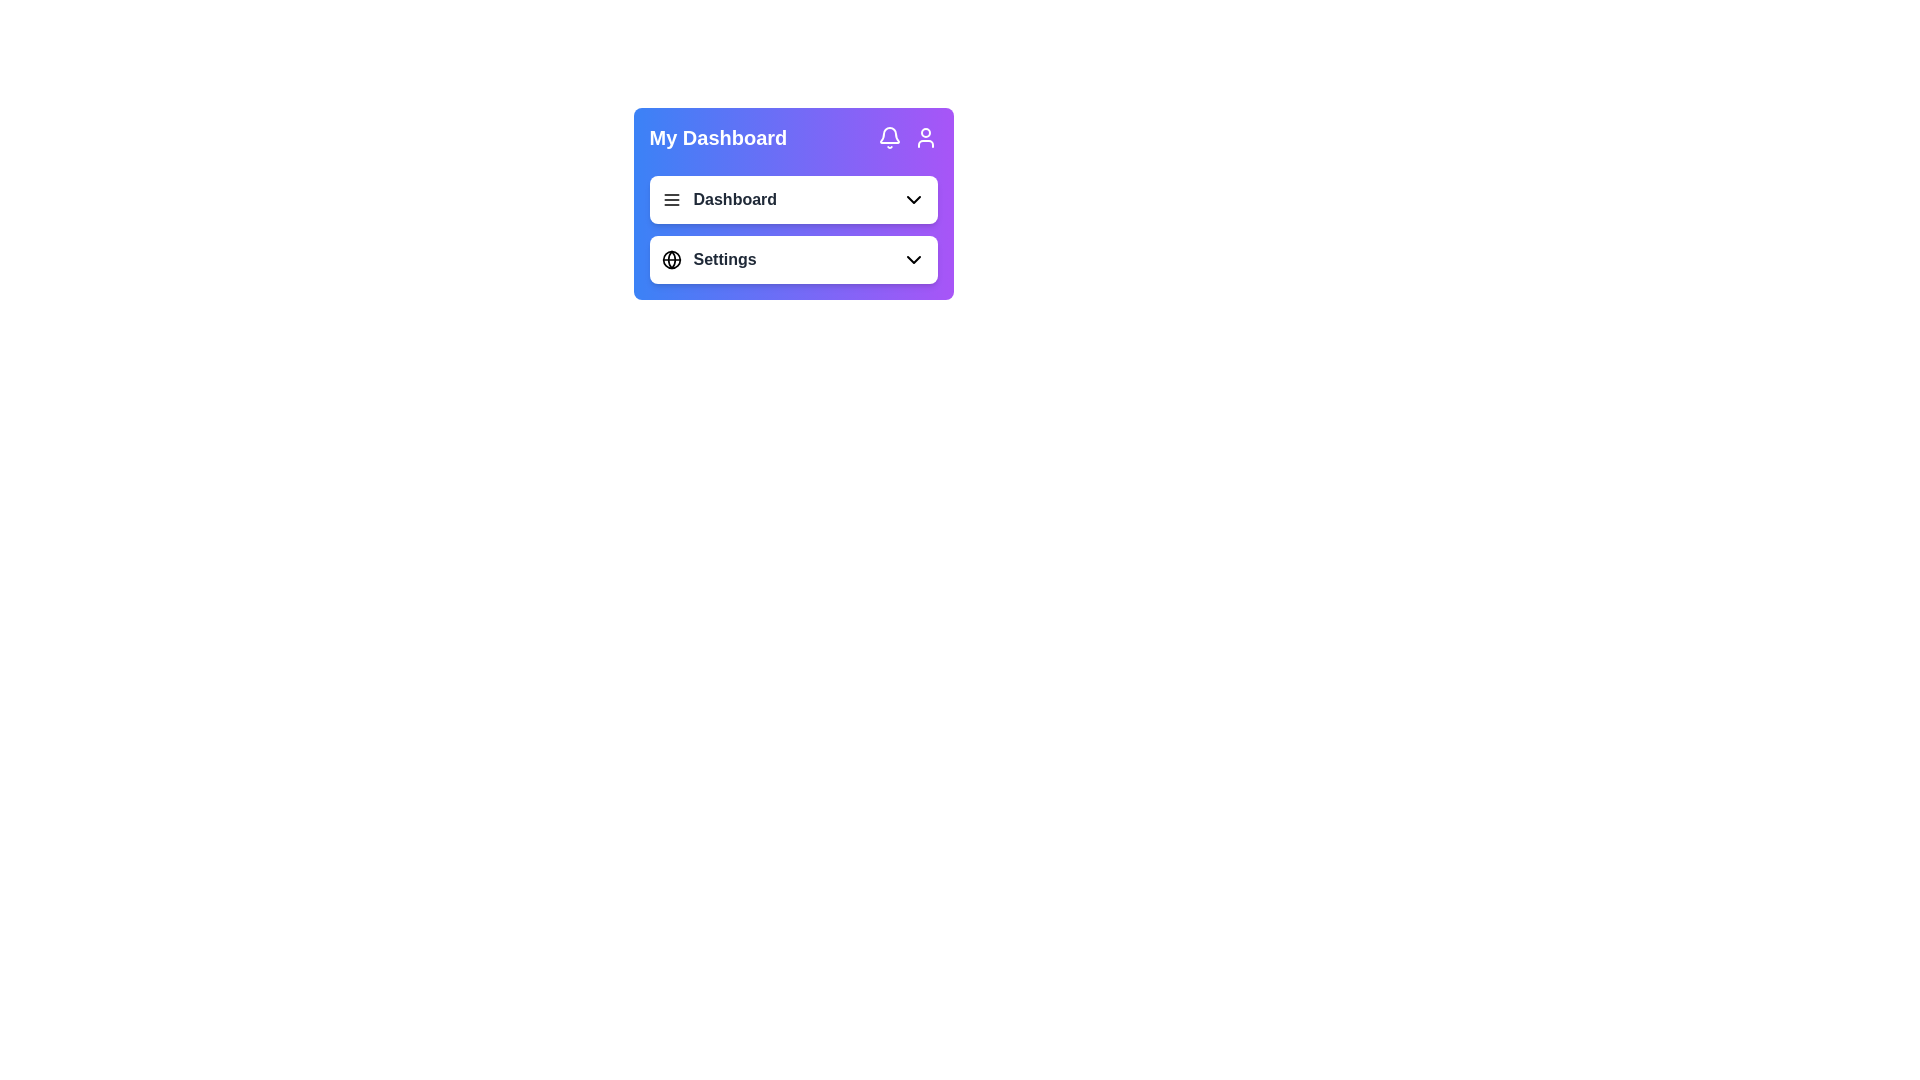  Describe the element at coordinates (723, 258) in the screenshot. I see `the label indicating settings or configuration options located to the right of the globe icon in the 'My Dashboard' card` at that location.